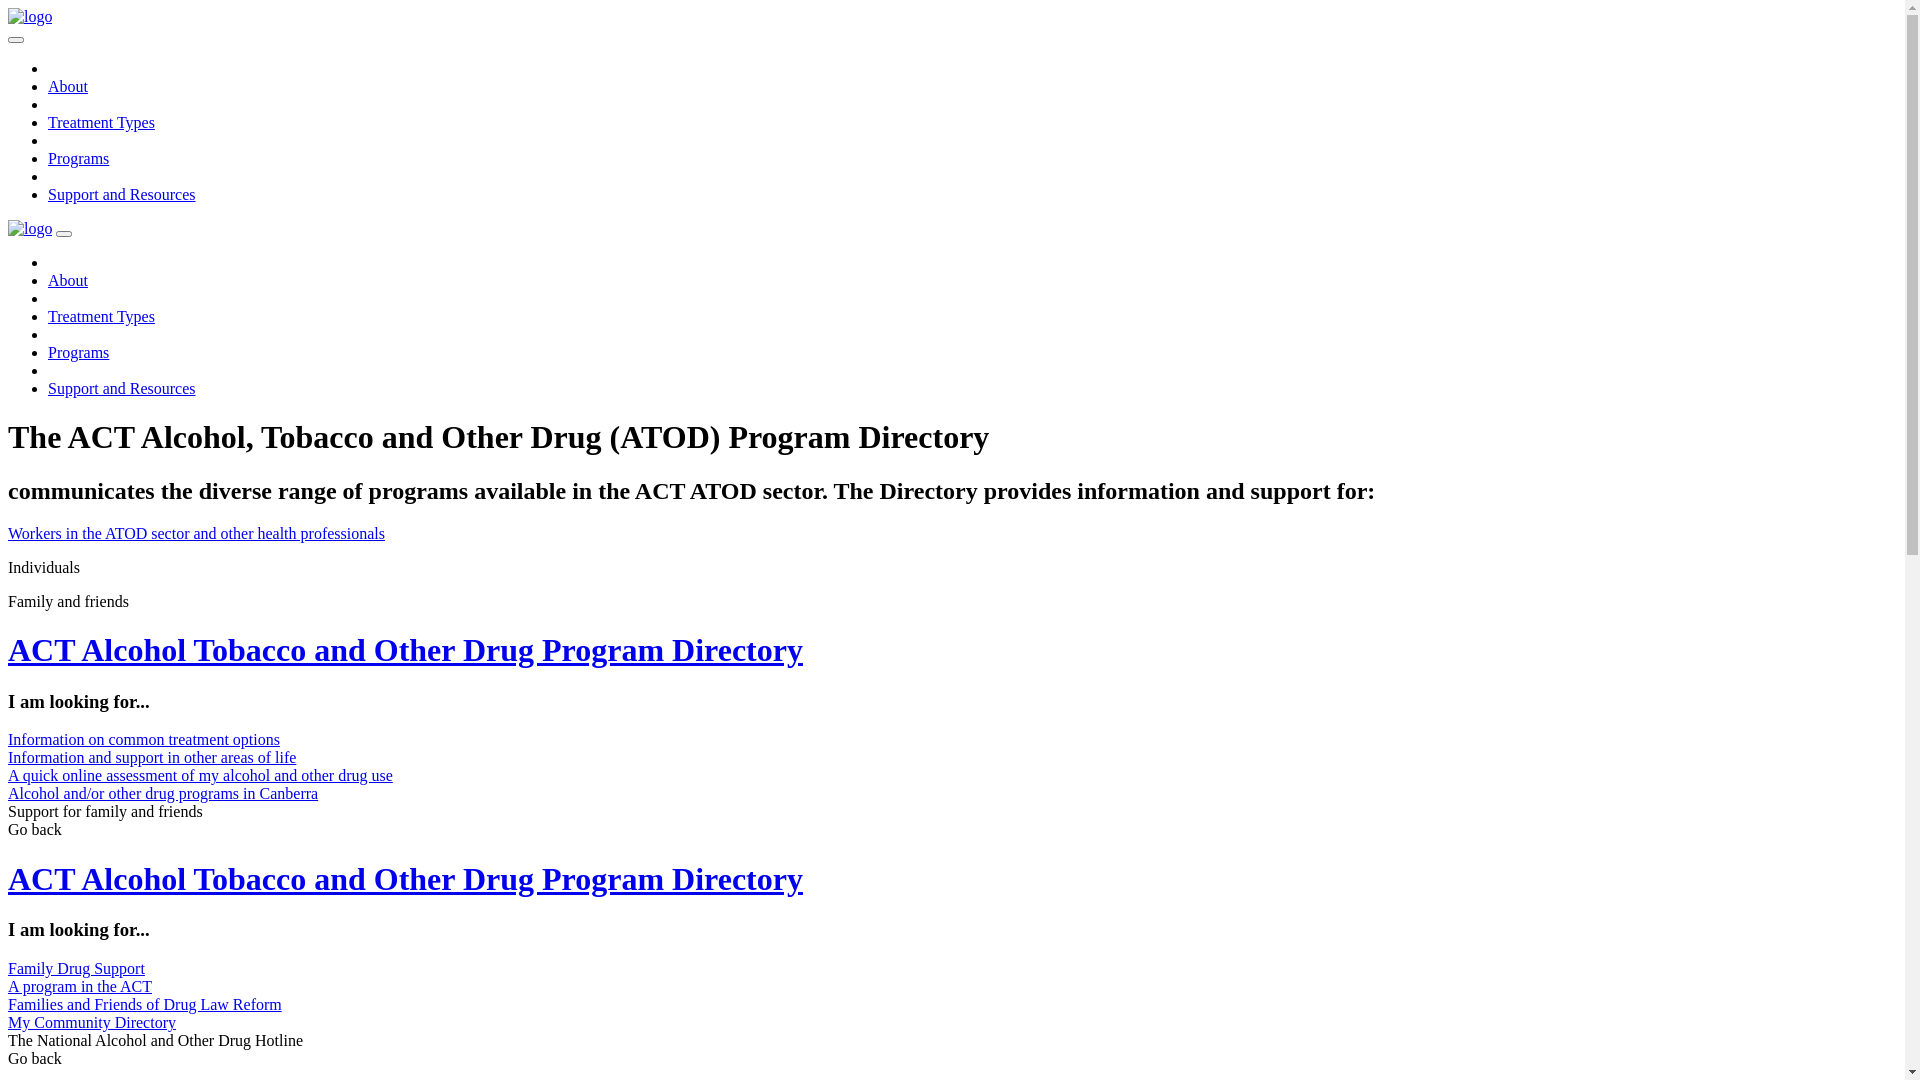 Image resolution: width=1920 pixels, height=1080 pixels. I want to click on 'Support and Resources', so click(120, 388).